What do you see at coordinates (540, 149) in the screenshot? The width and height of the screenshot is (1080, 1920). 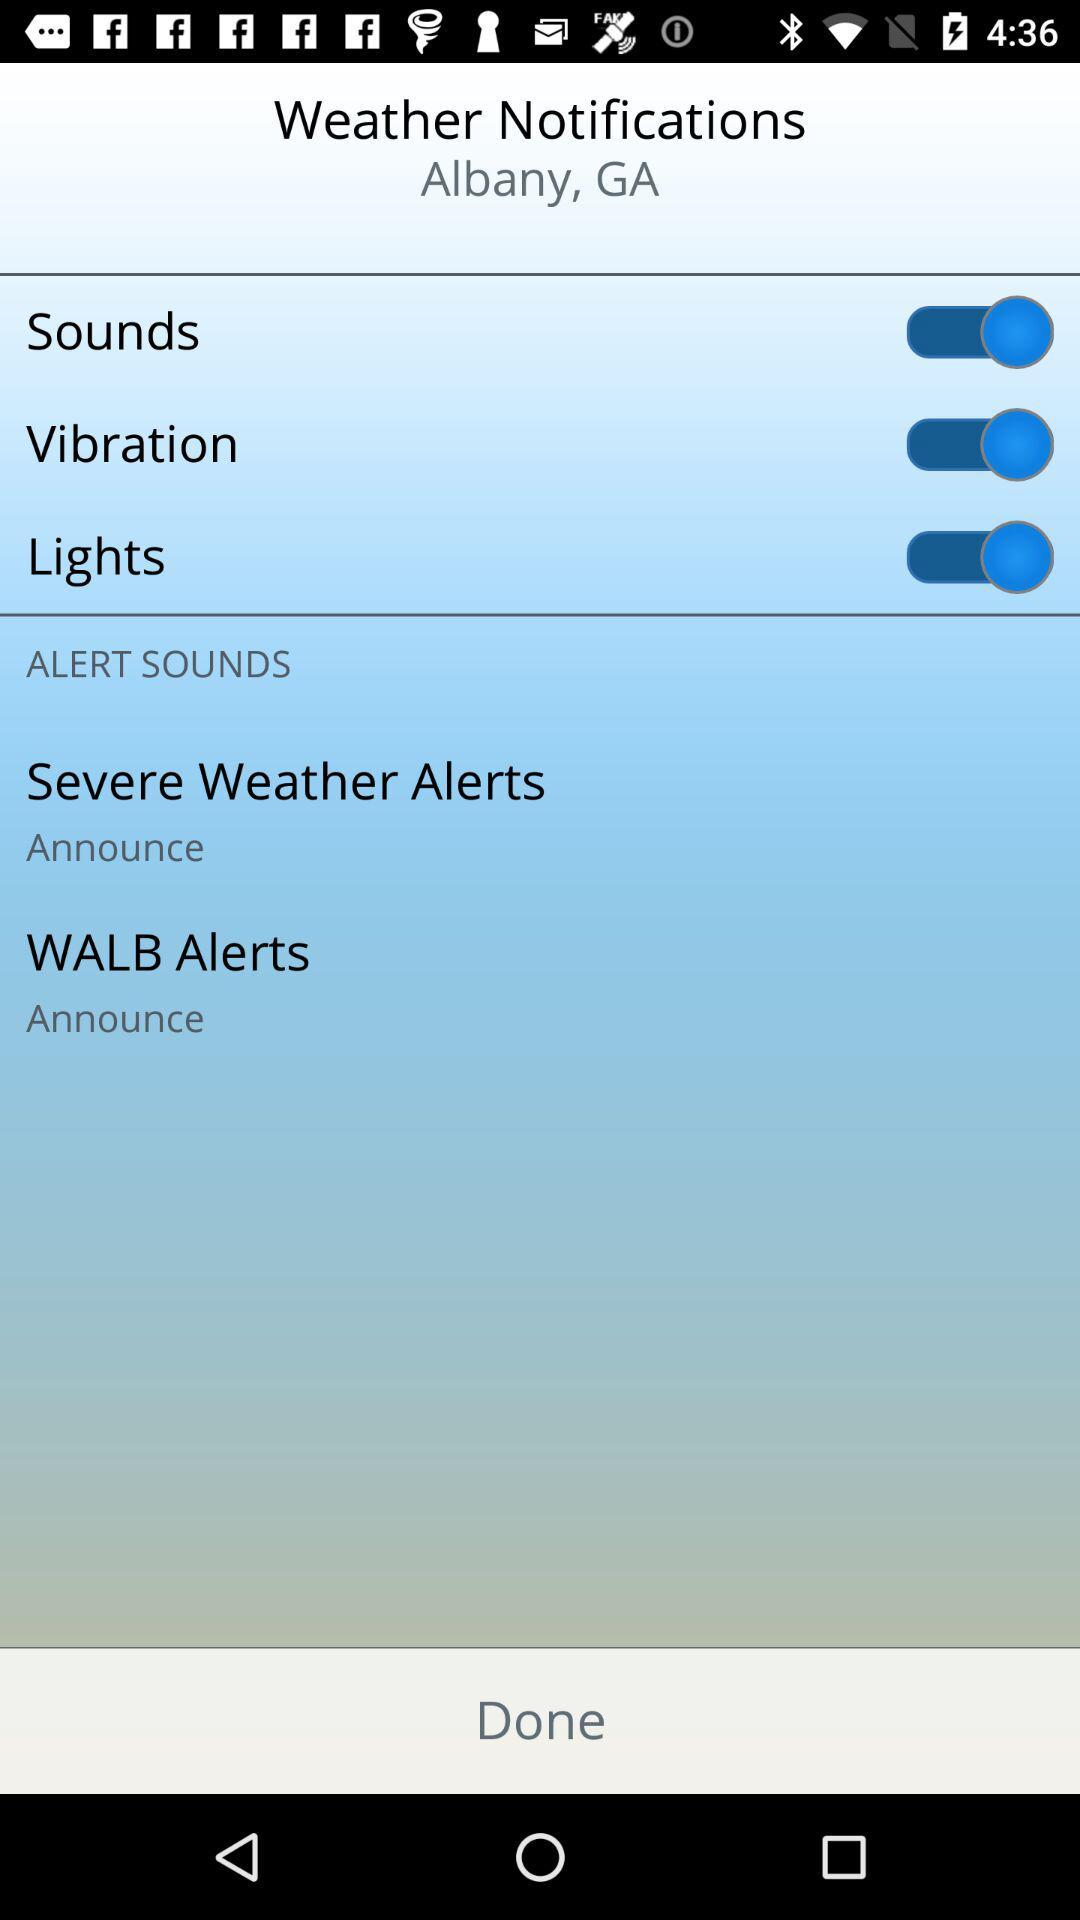 I see `the two lines text which is on the top of the page` at bounding box center [540, 149].